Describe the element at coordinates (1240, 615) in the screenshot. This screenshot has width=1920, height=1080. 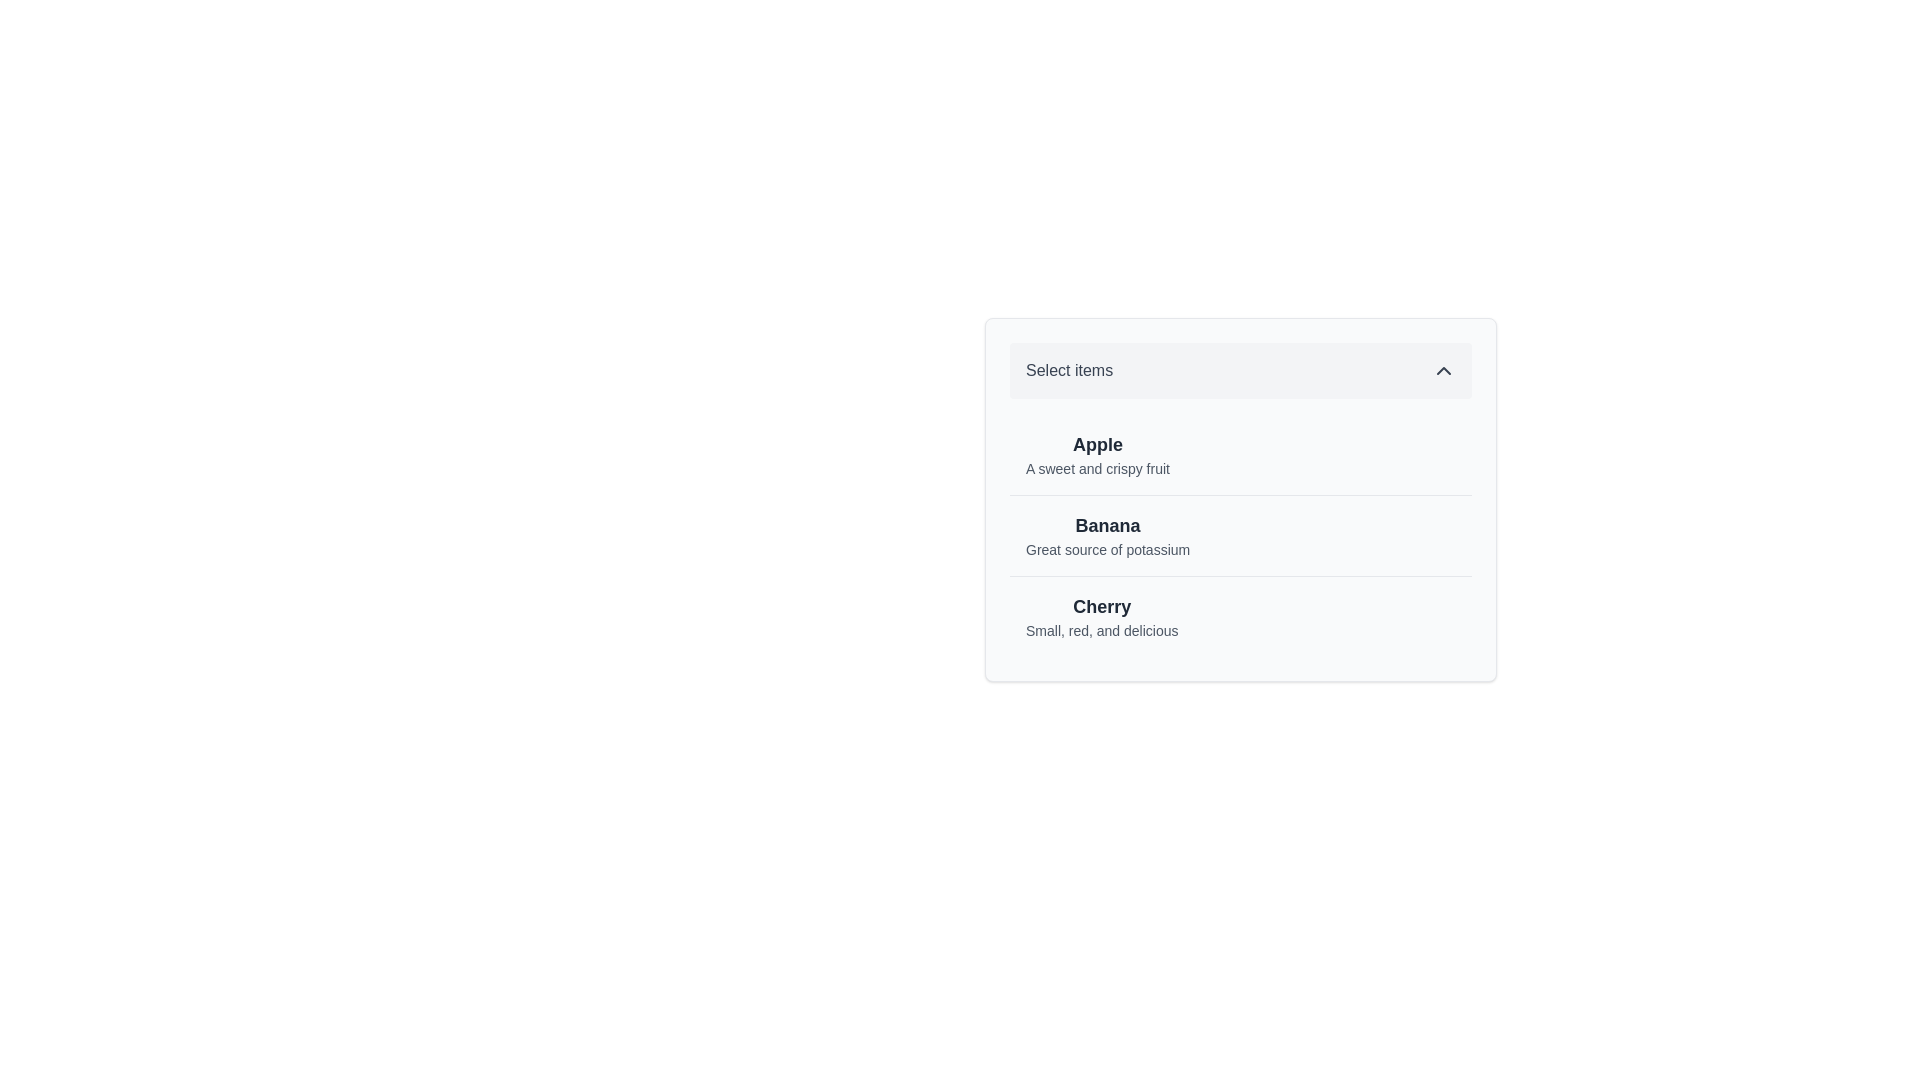
I see `the third list item in the dropdown menu that displays 'Cherry' in bold, highlighting it for selection` at that location.